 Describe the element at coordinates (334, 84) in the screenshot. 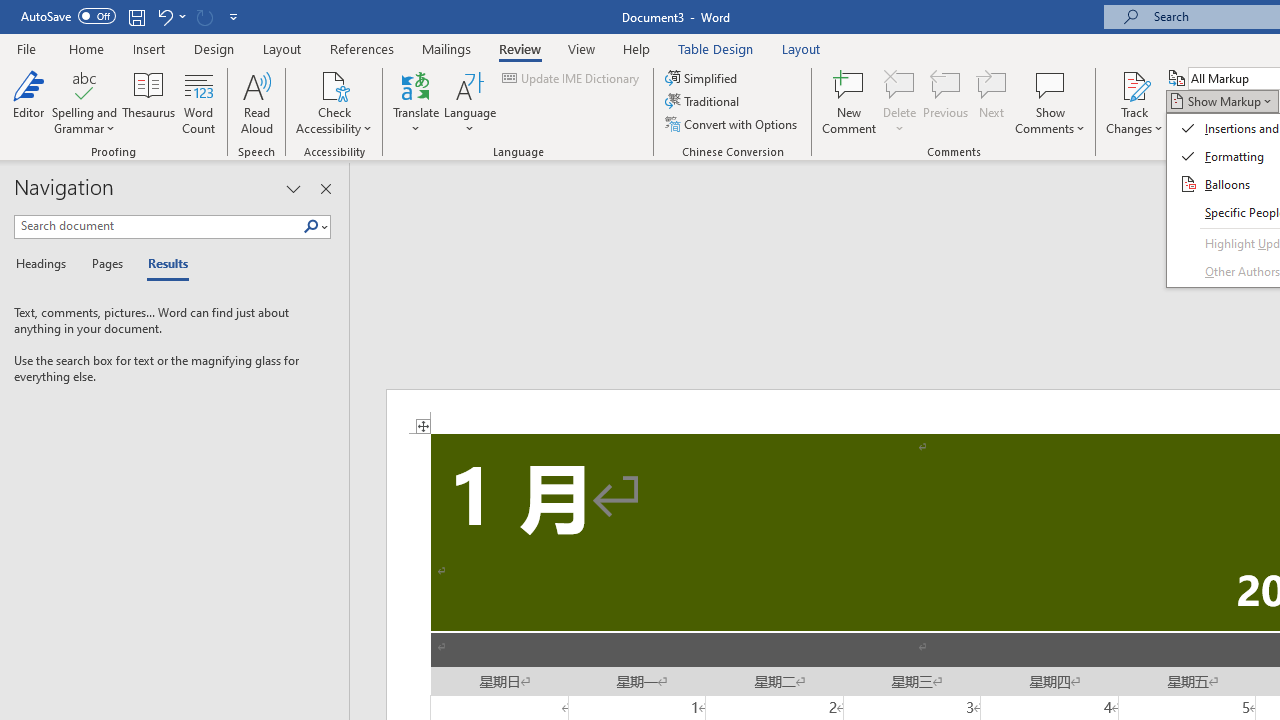

I see `'Check Accessibility'` at that location.